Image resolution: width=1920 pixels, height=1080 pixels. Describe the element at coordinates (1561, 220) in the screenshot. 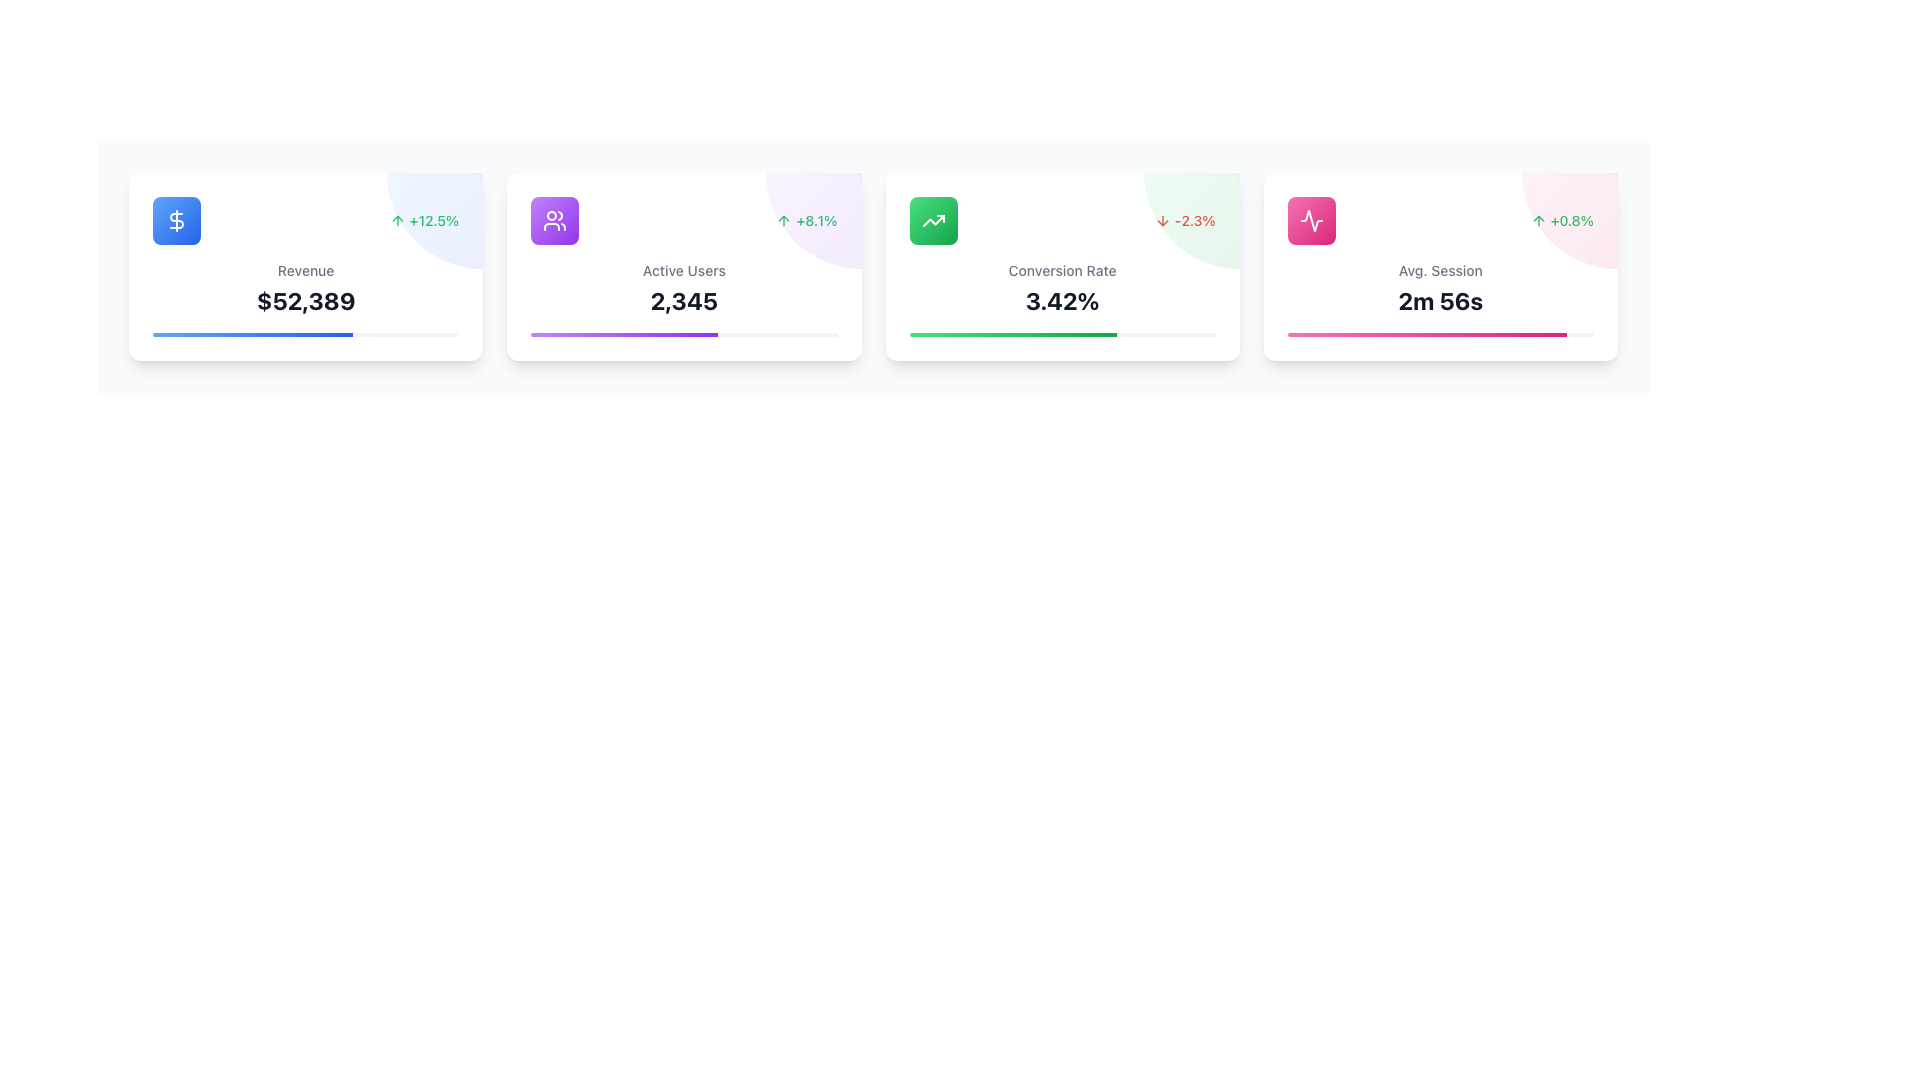

I see `the Icon and Text indicating a percentage increase located in the top-right corner of the 'Avg. Session' card` at that location.